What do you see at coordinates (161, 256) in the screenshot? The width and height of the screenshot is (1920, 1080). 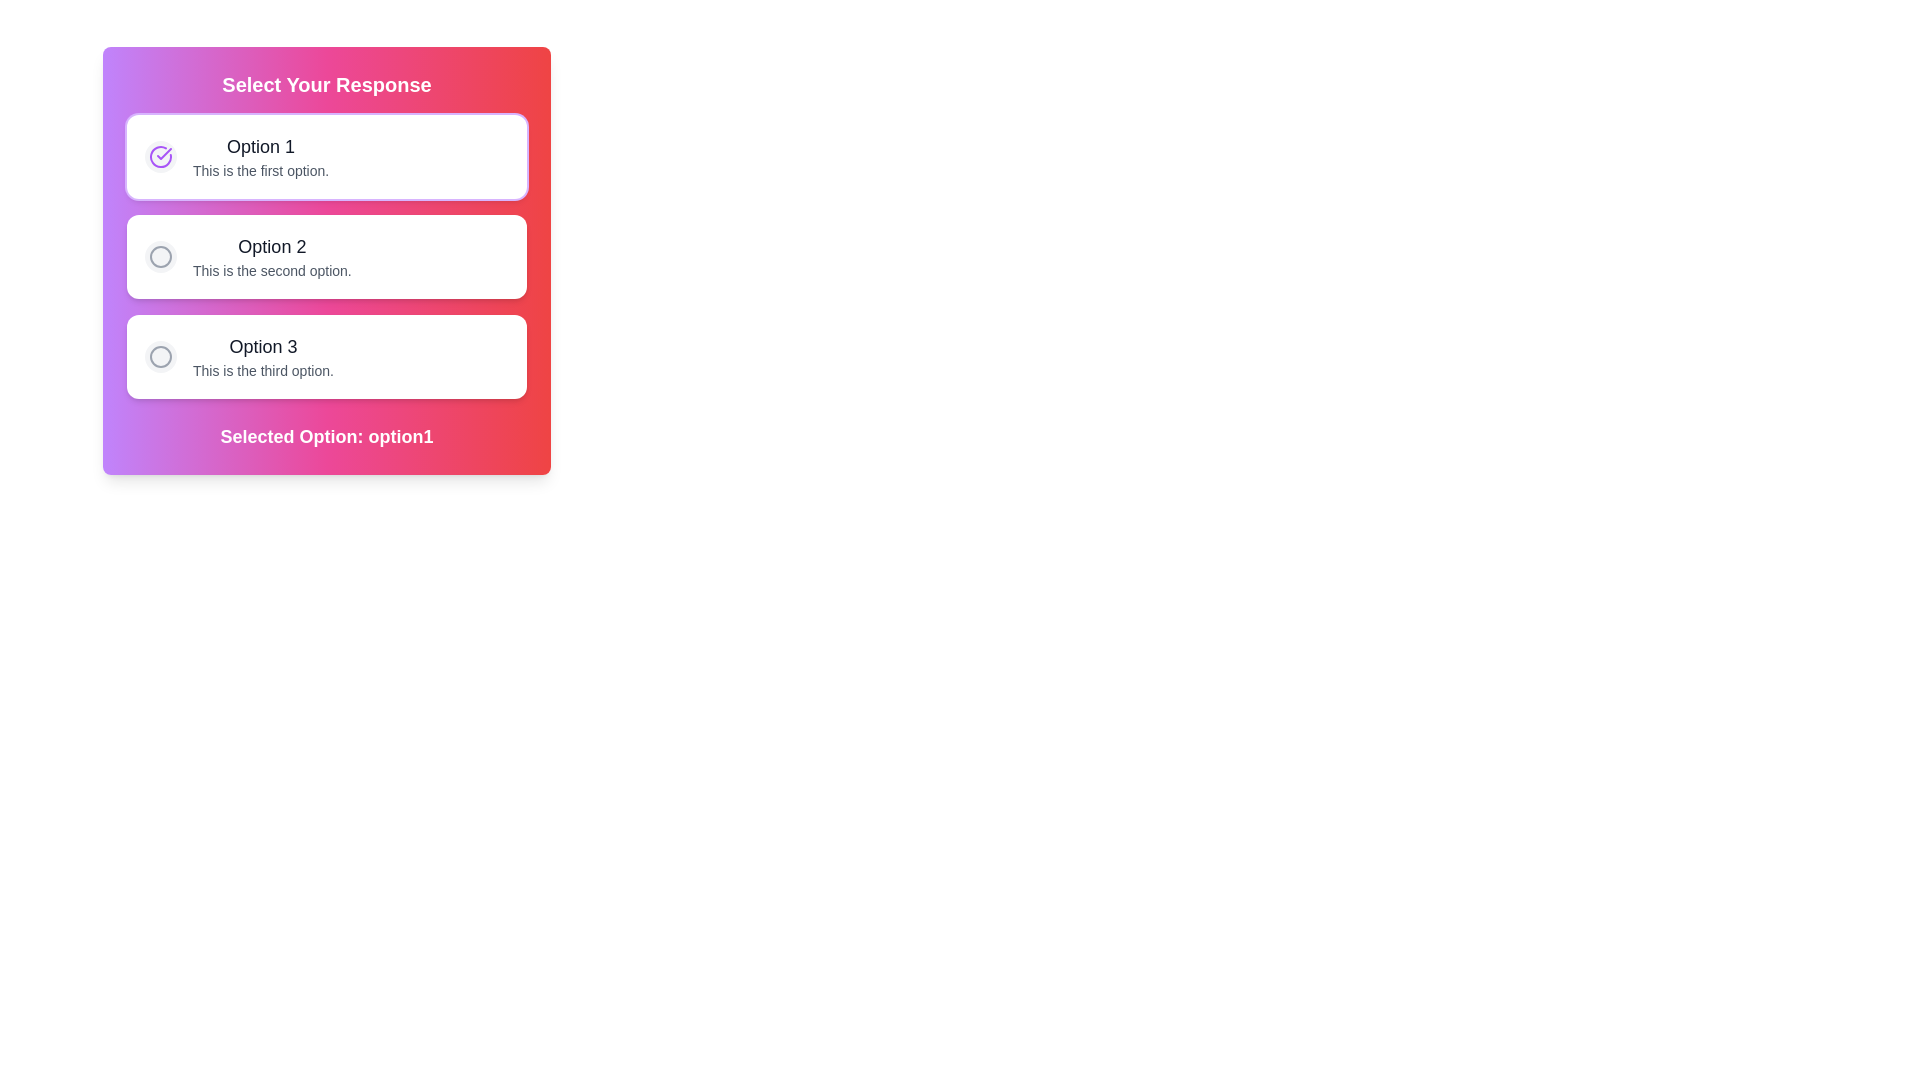 I see `the unselected radio button labeled 'Option 2'` at bounding box center [161, 256].